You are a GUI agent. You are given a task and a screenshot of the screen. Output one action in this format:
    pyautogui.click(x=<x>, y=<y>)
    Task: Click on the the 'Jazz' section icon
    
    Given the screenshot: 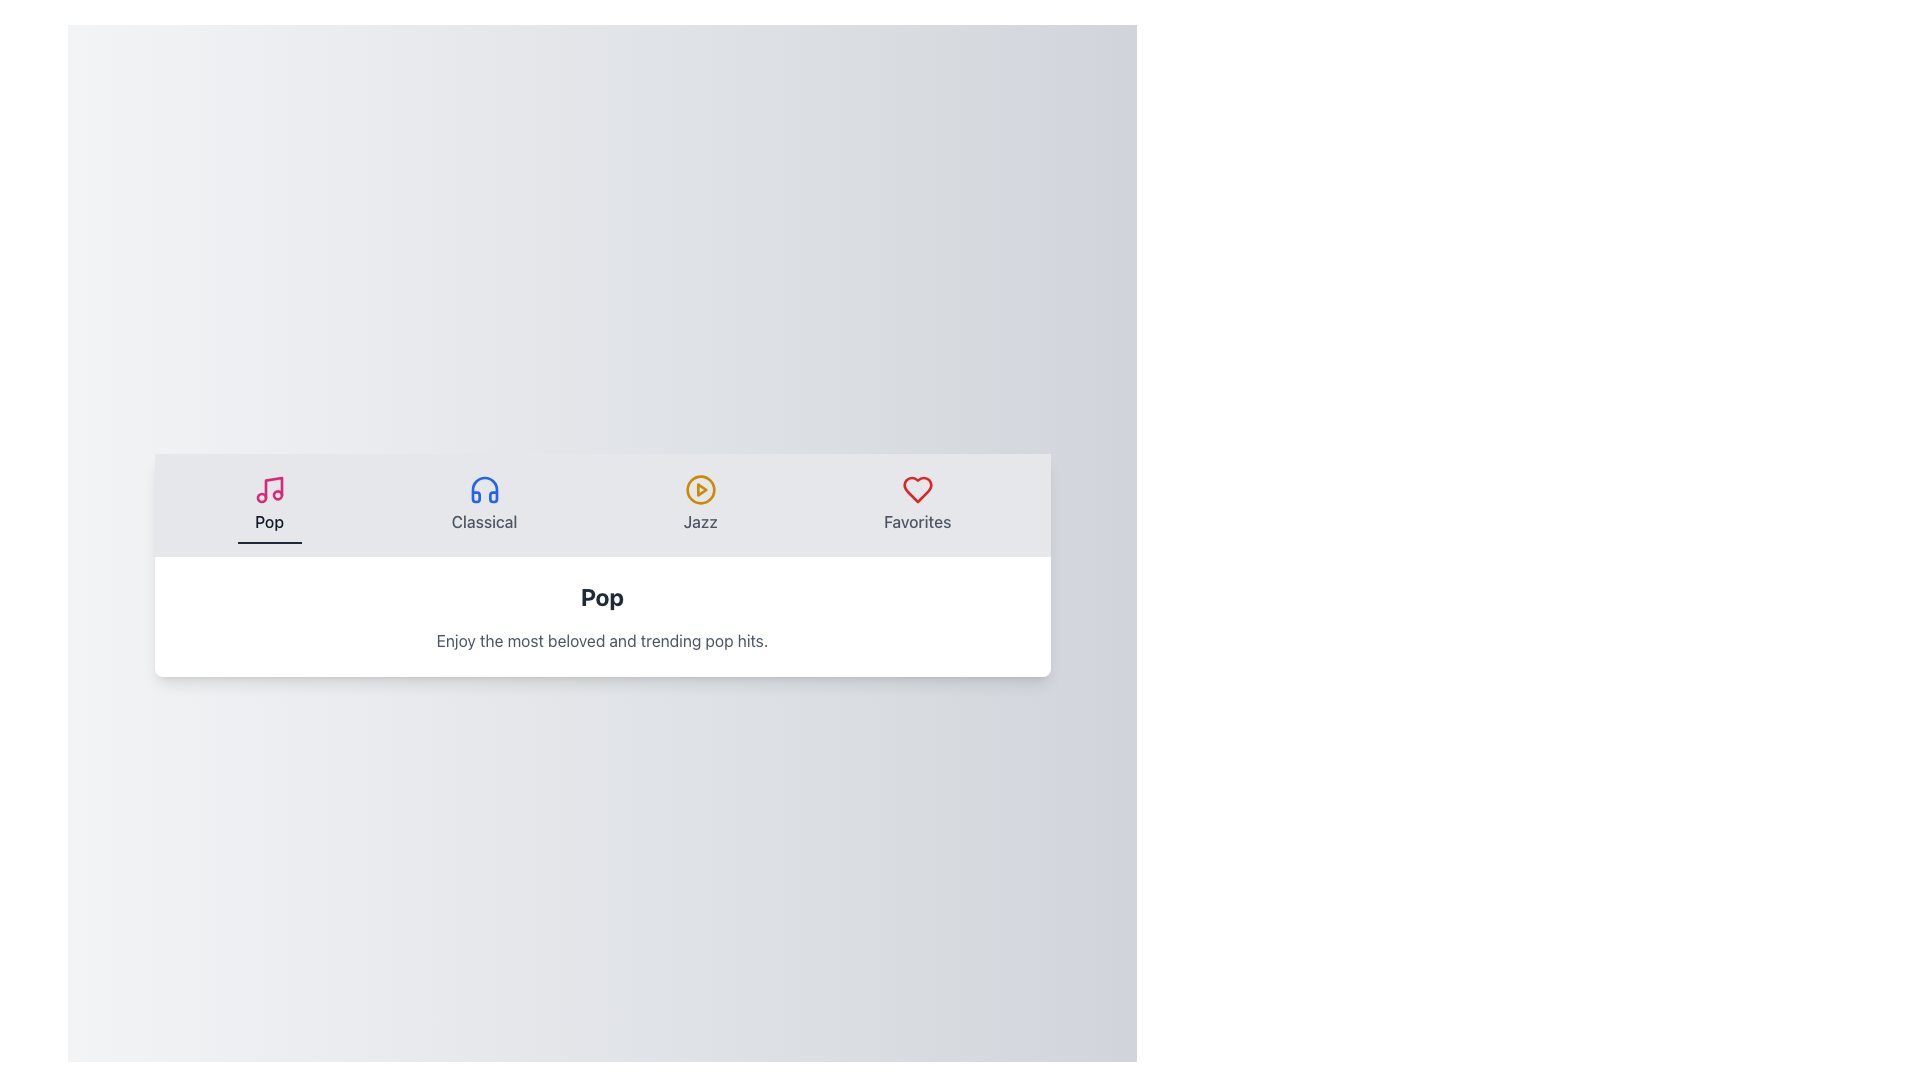 What is the action you would take?
    pyautogui.click(x=700, y=489)
    